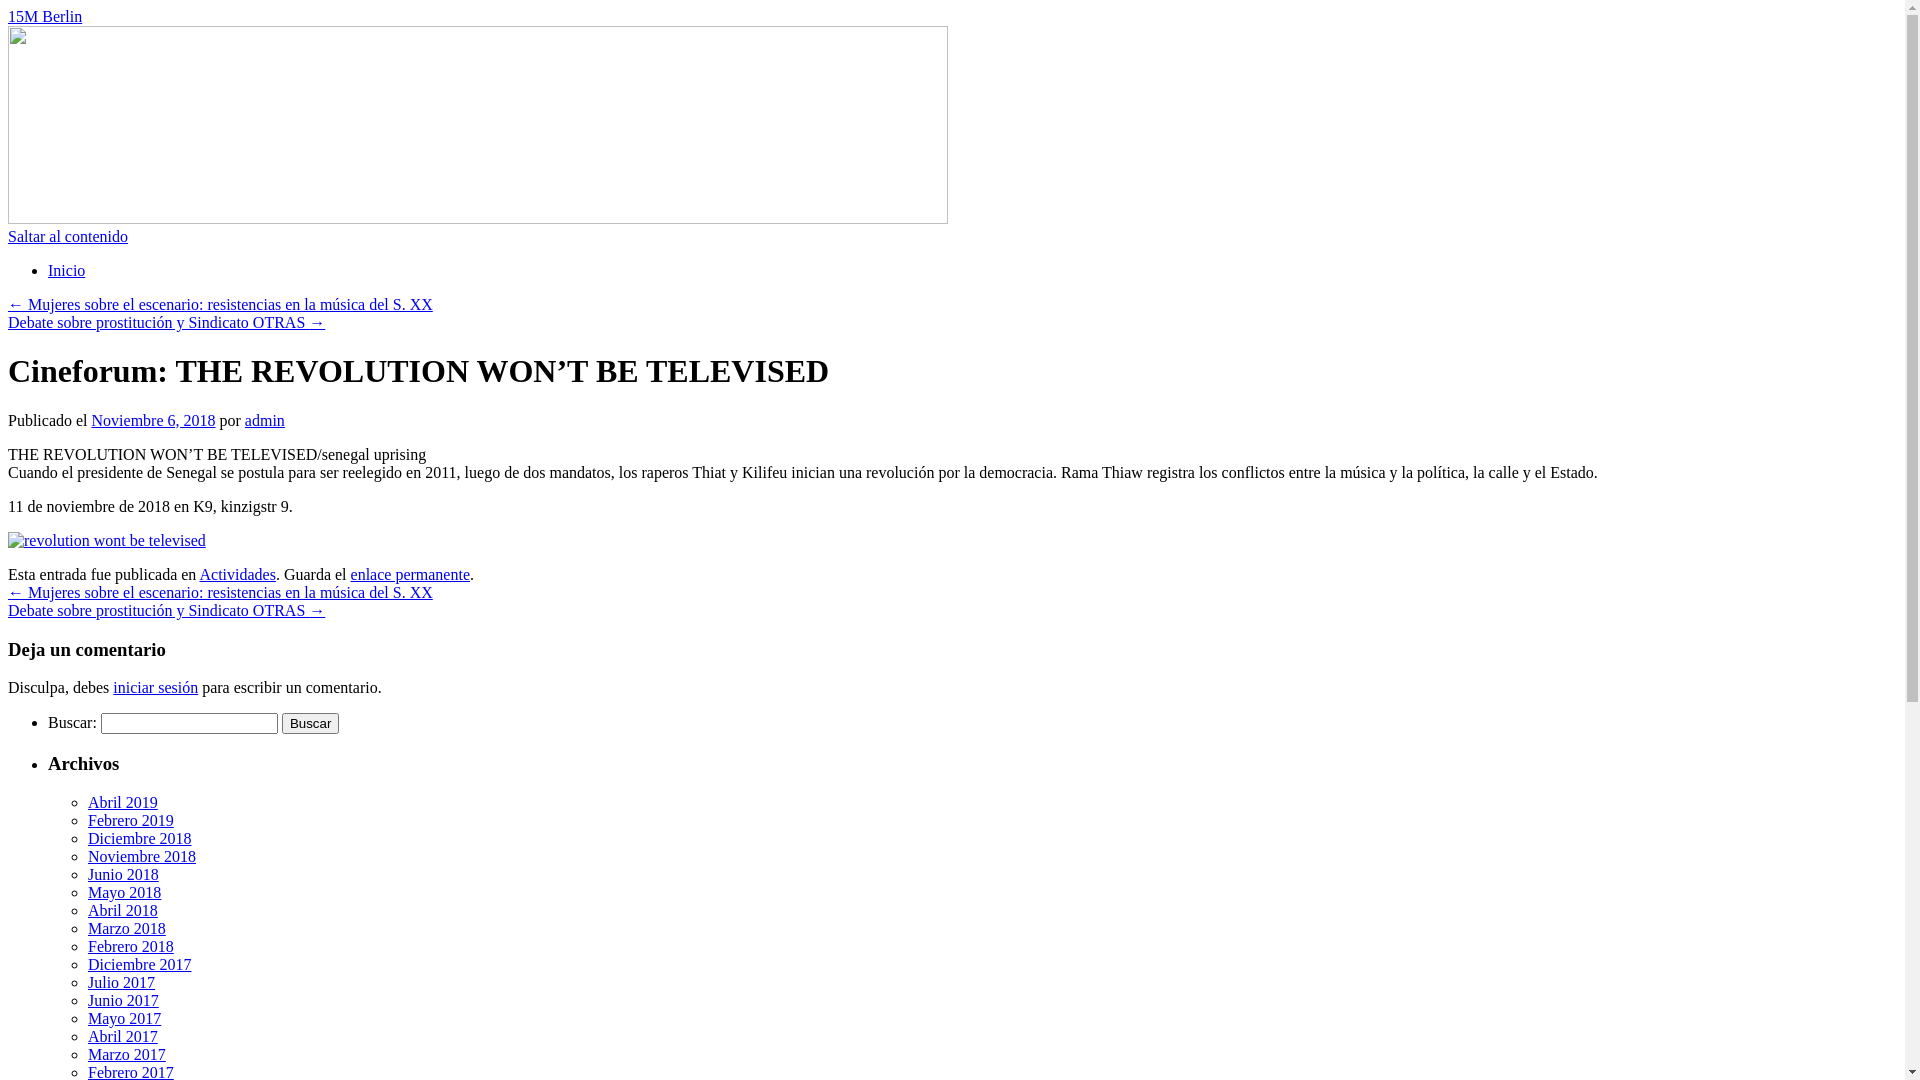 The image size is (1920, 1080). I want to click on 'Febrero 2018', so click(86, 945).